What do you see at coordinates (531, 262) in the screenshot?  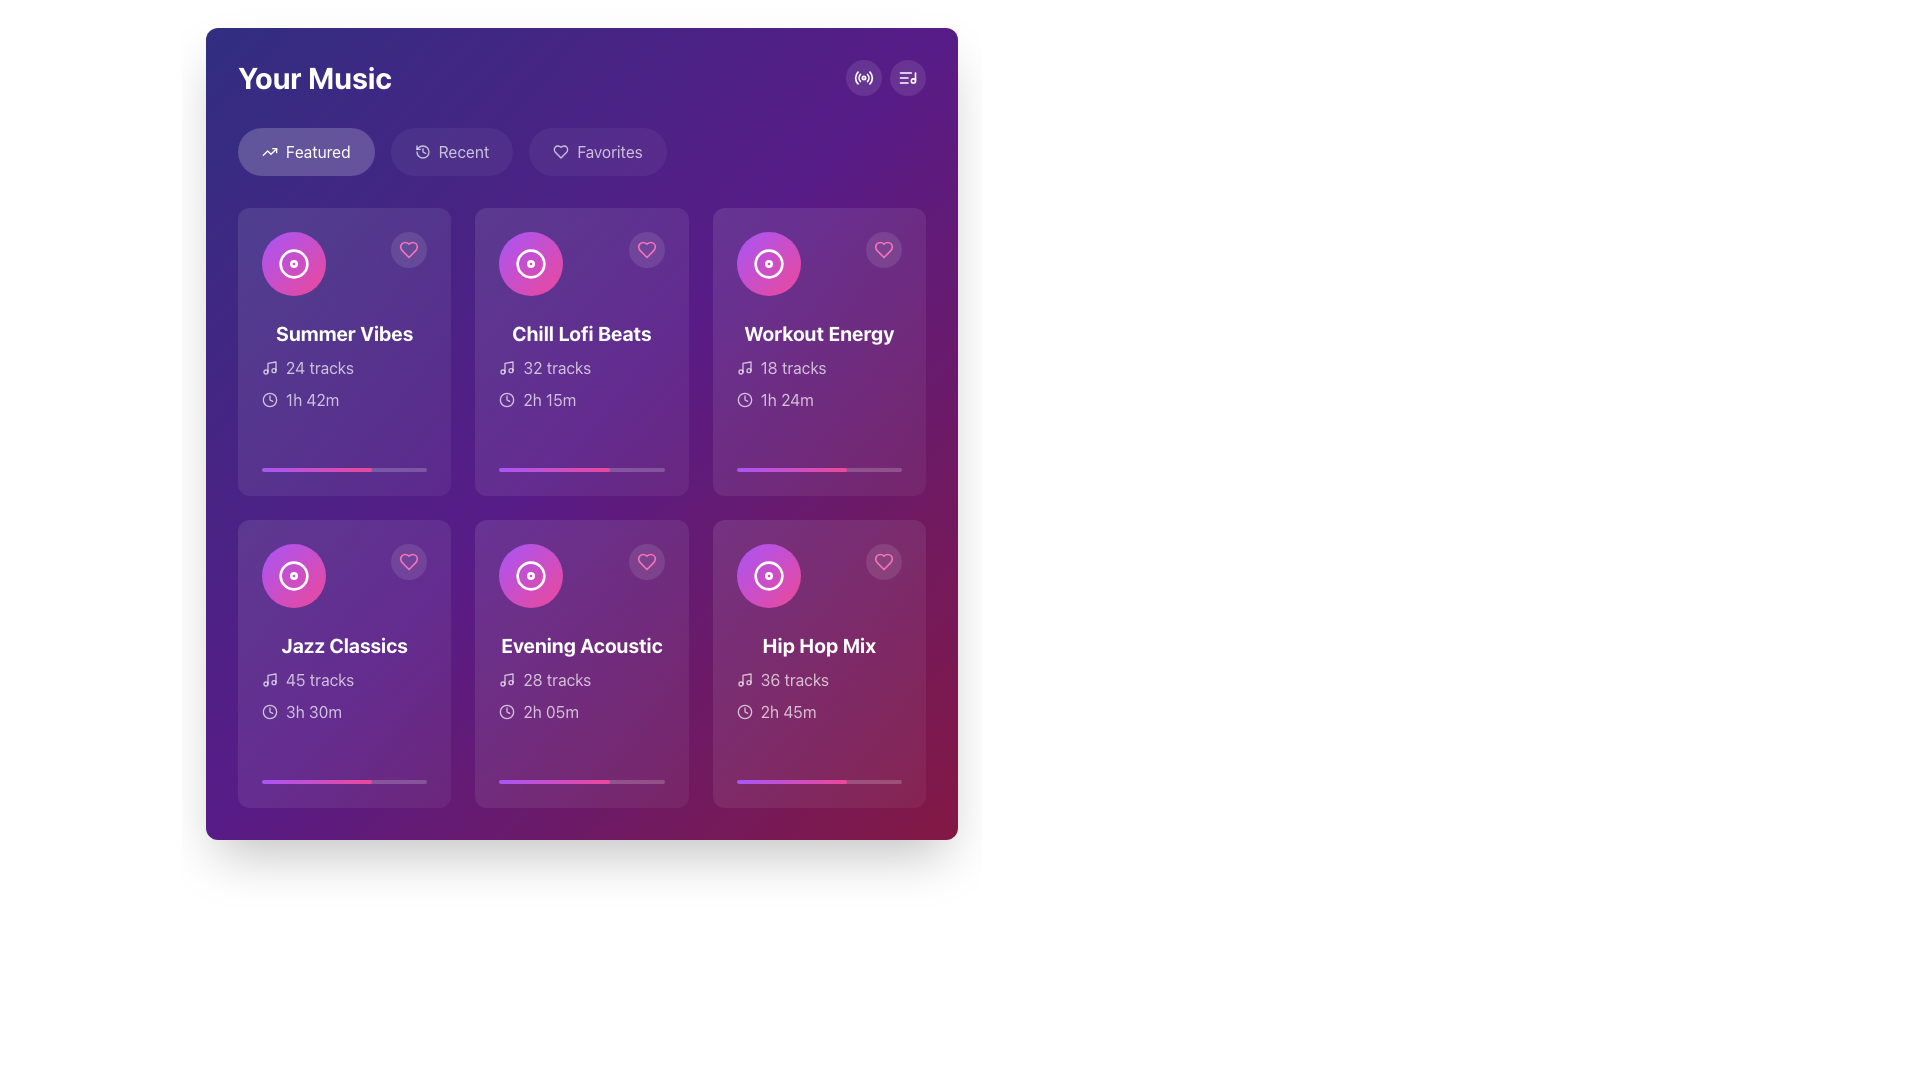 I see `the circular graphic element in the center of the 'Chill Lofi Beats' music playlist card` at bounding box center [531, 262].